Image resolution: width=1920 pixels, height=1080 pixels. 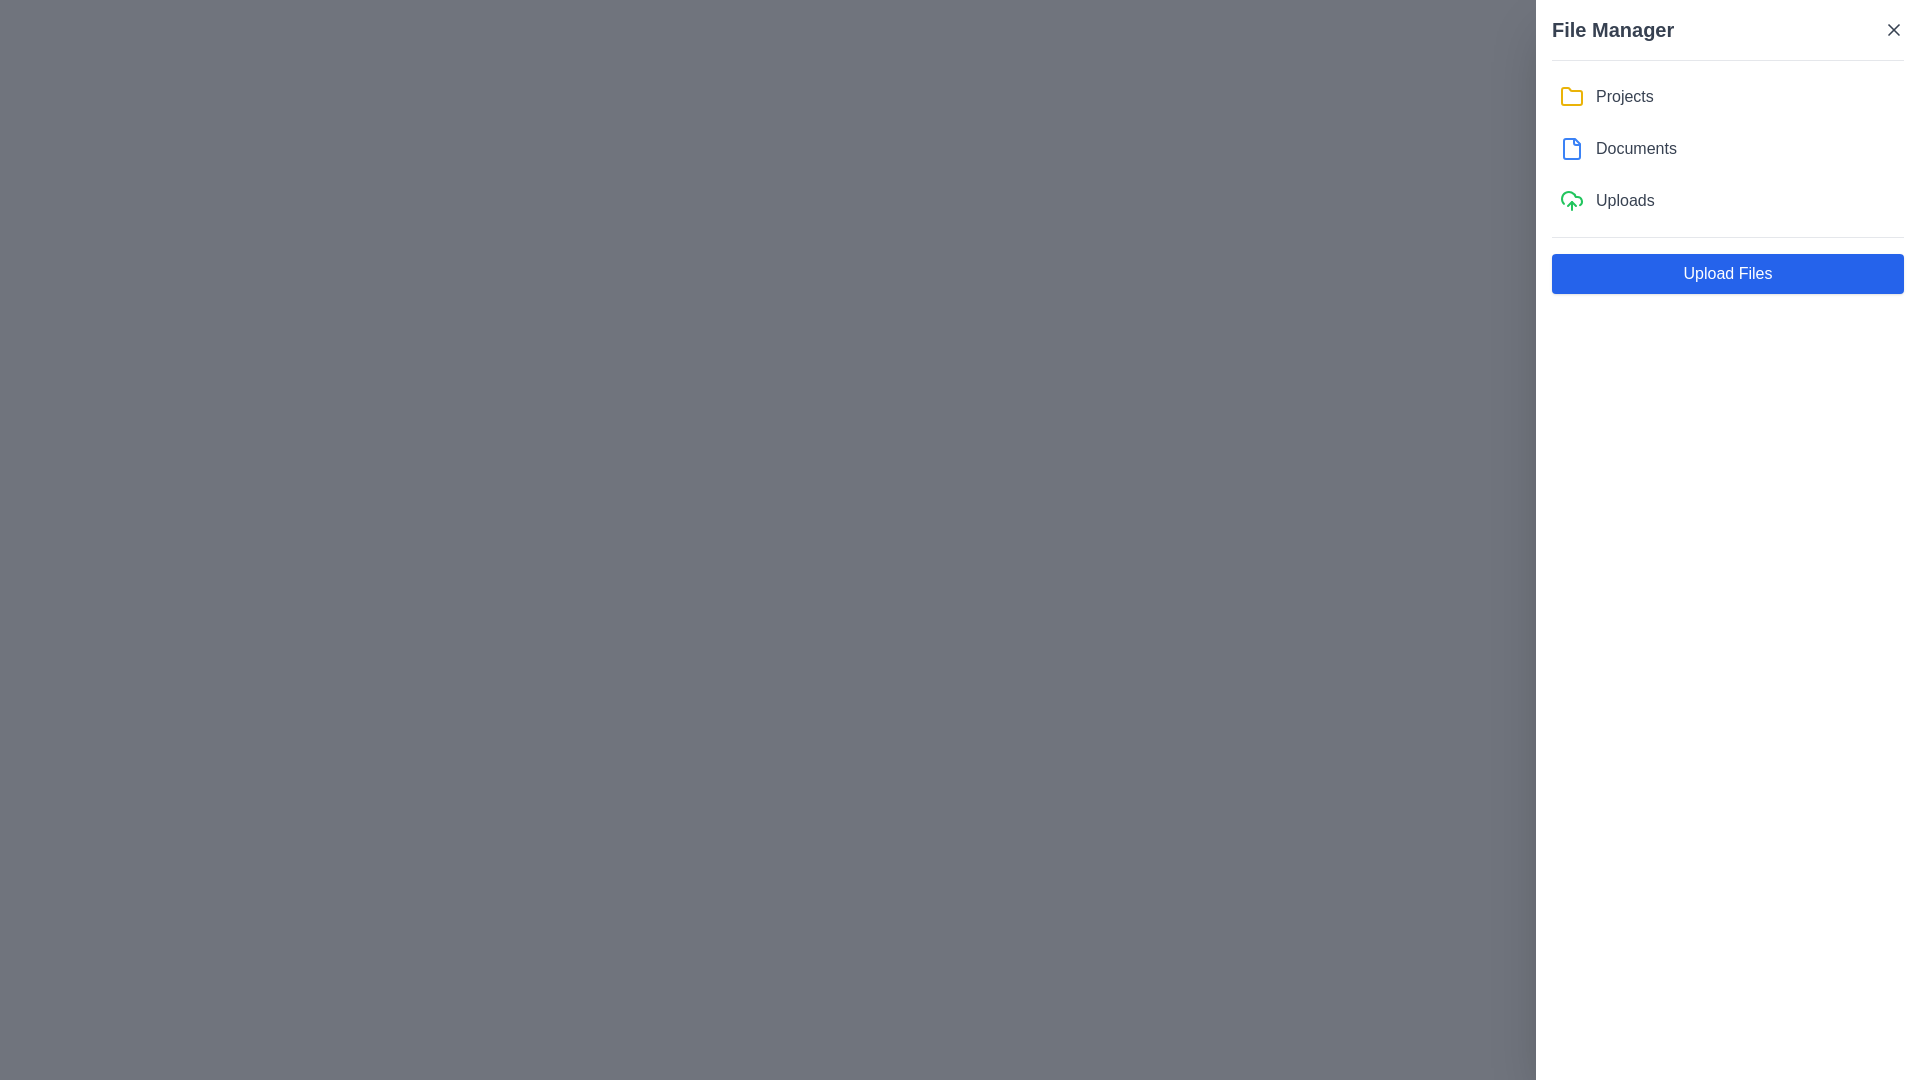 What do you see at coordinates (1727, 273) in the screenshot?
I see `the 'Upload Files' button, which is a wide rectangular button with a blue background and white text located at the bottom of the 'File Manager' panel` at bounding box center [1727, 273].